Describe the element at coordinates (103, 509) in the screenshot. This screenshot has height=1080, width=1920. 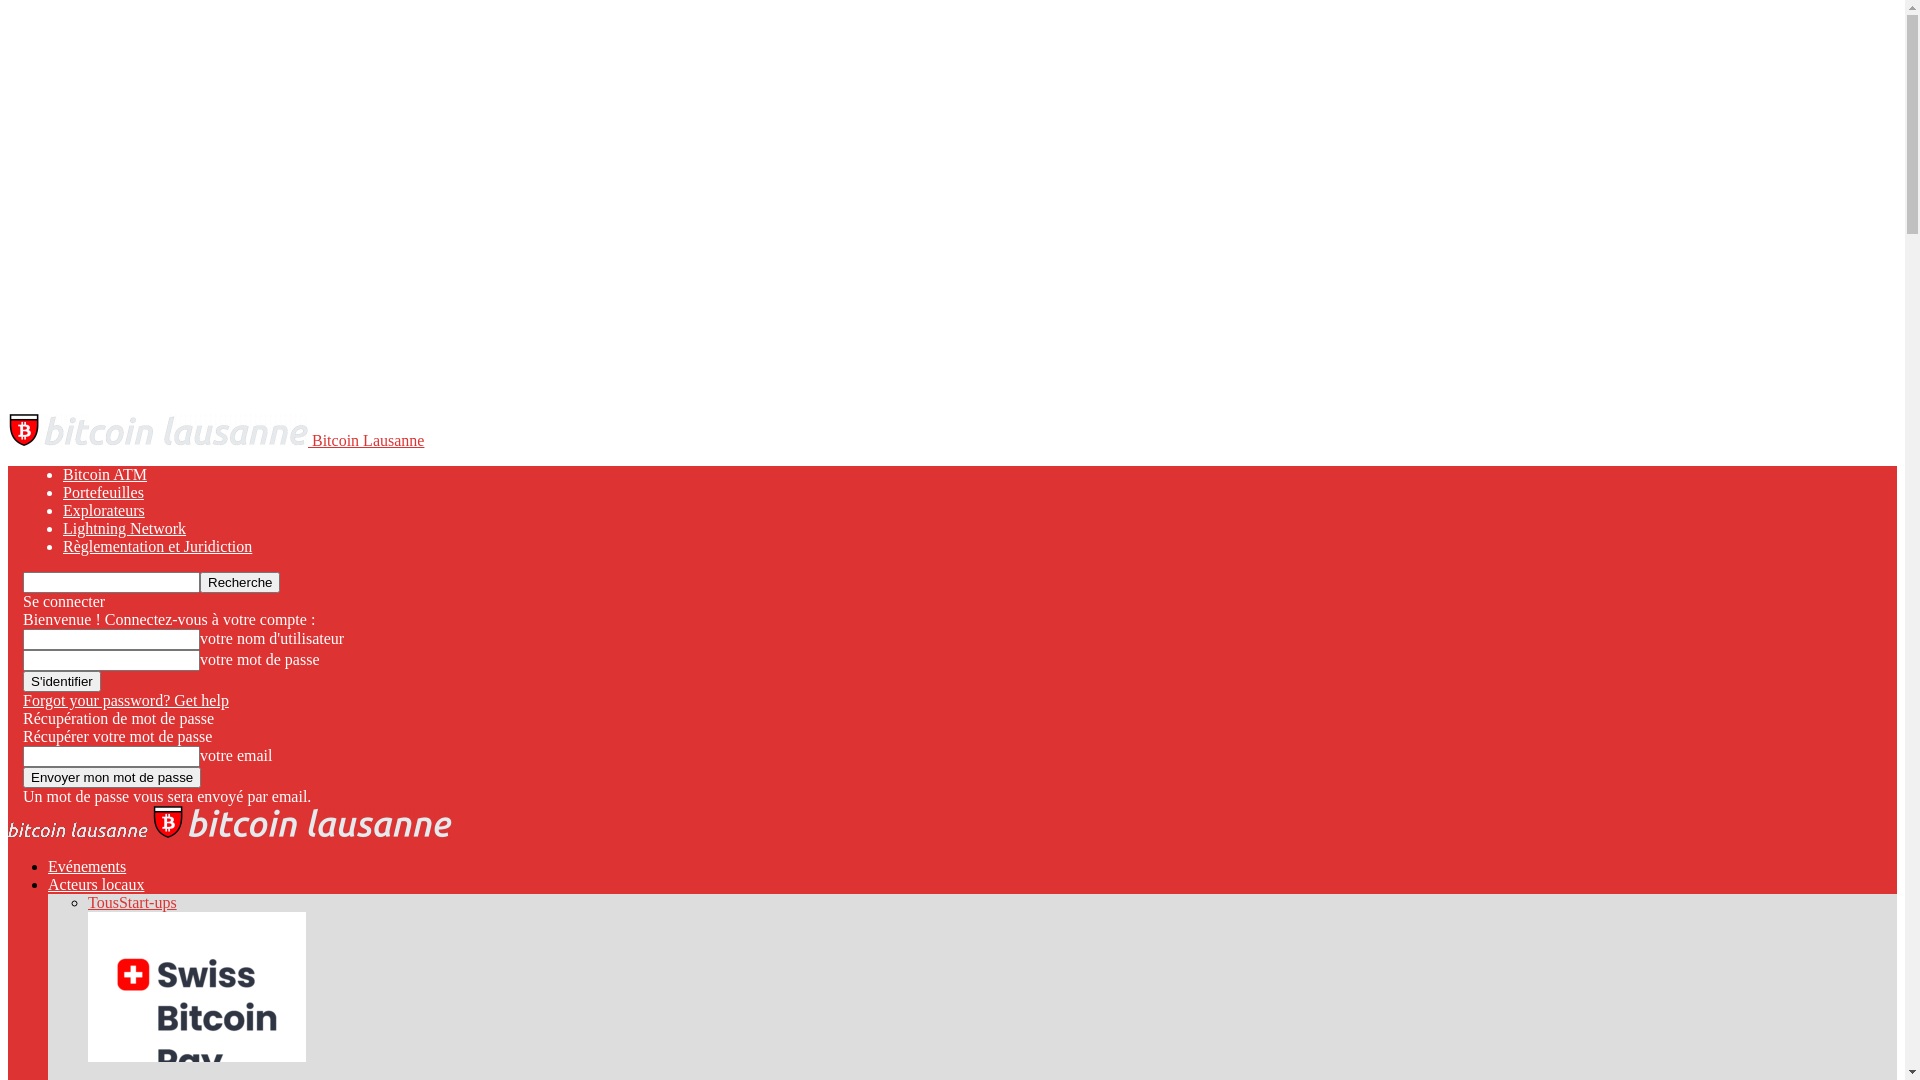
I see `'Explorateurs'` at that location.